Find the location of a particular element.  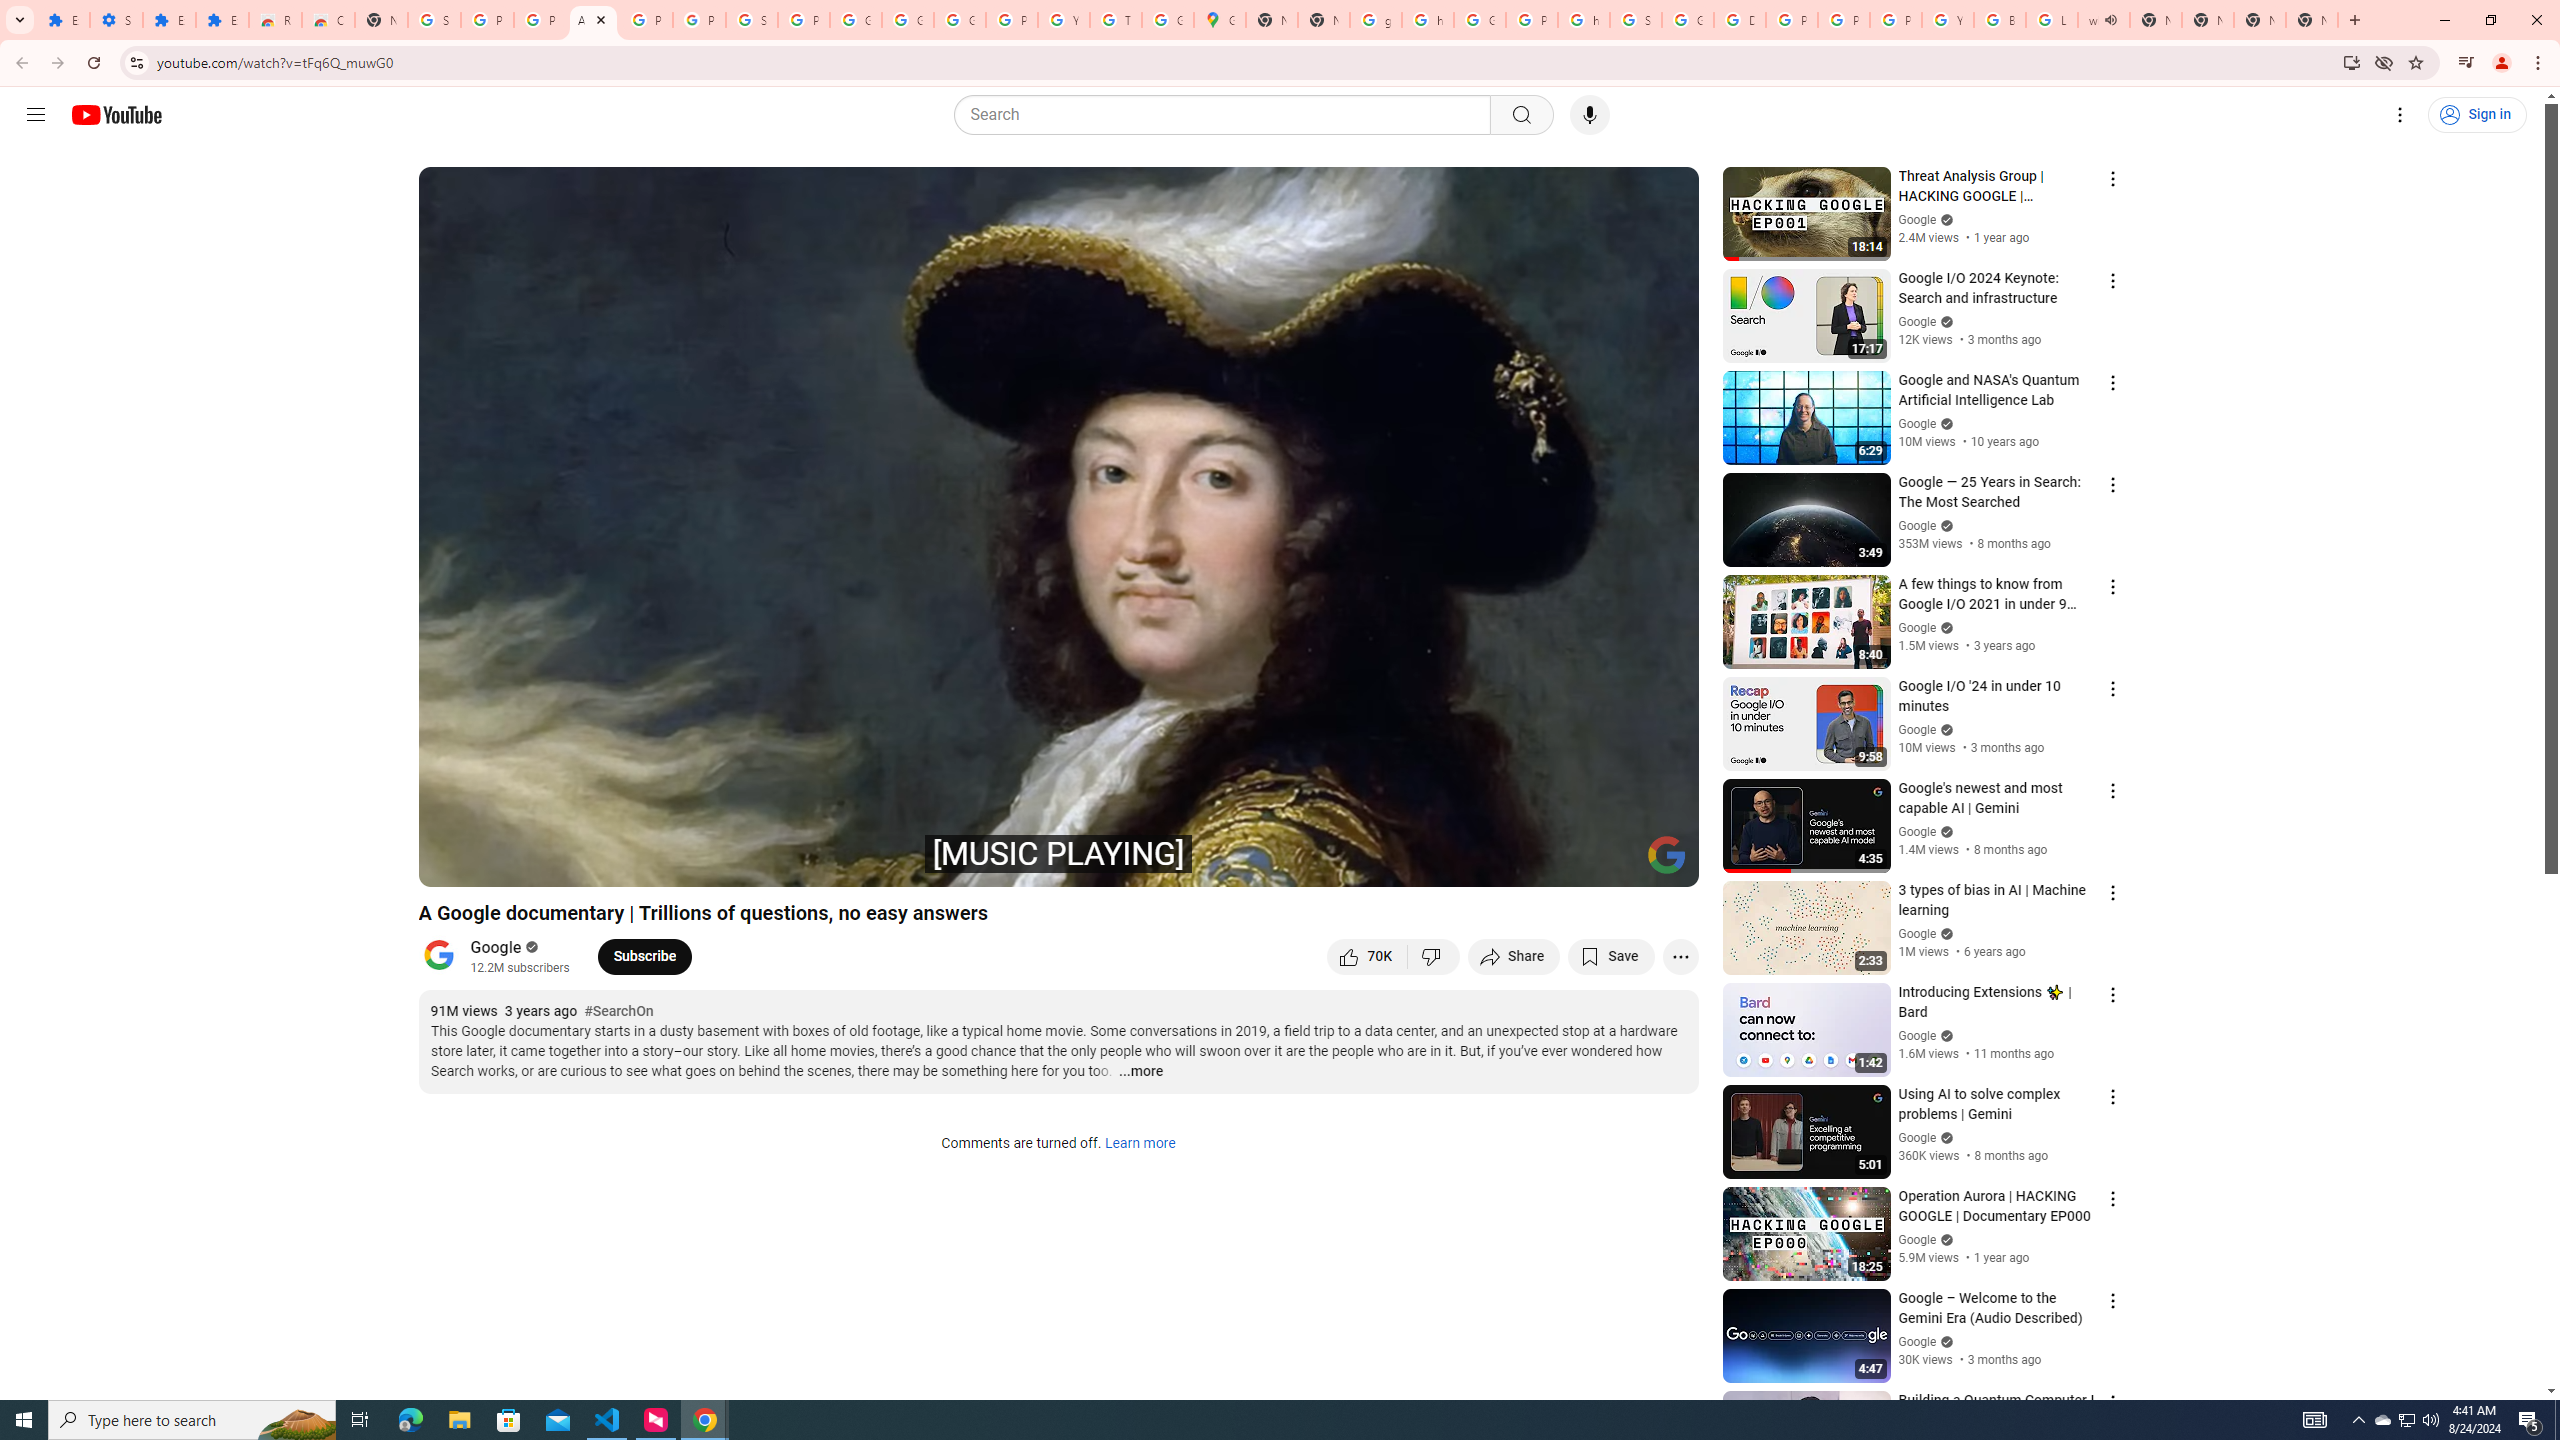

'Extensions' is located at coordinates (167, 19).